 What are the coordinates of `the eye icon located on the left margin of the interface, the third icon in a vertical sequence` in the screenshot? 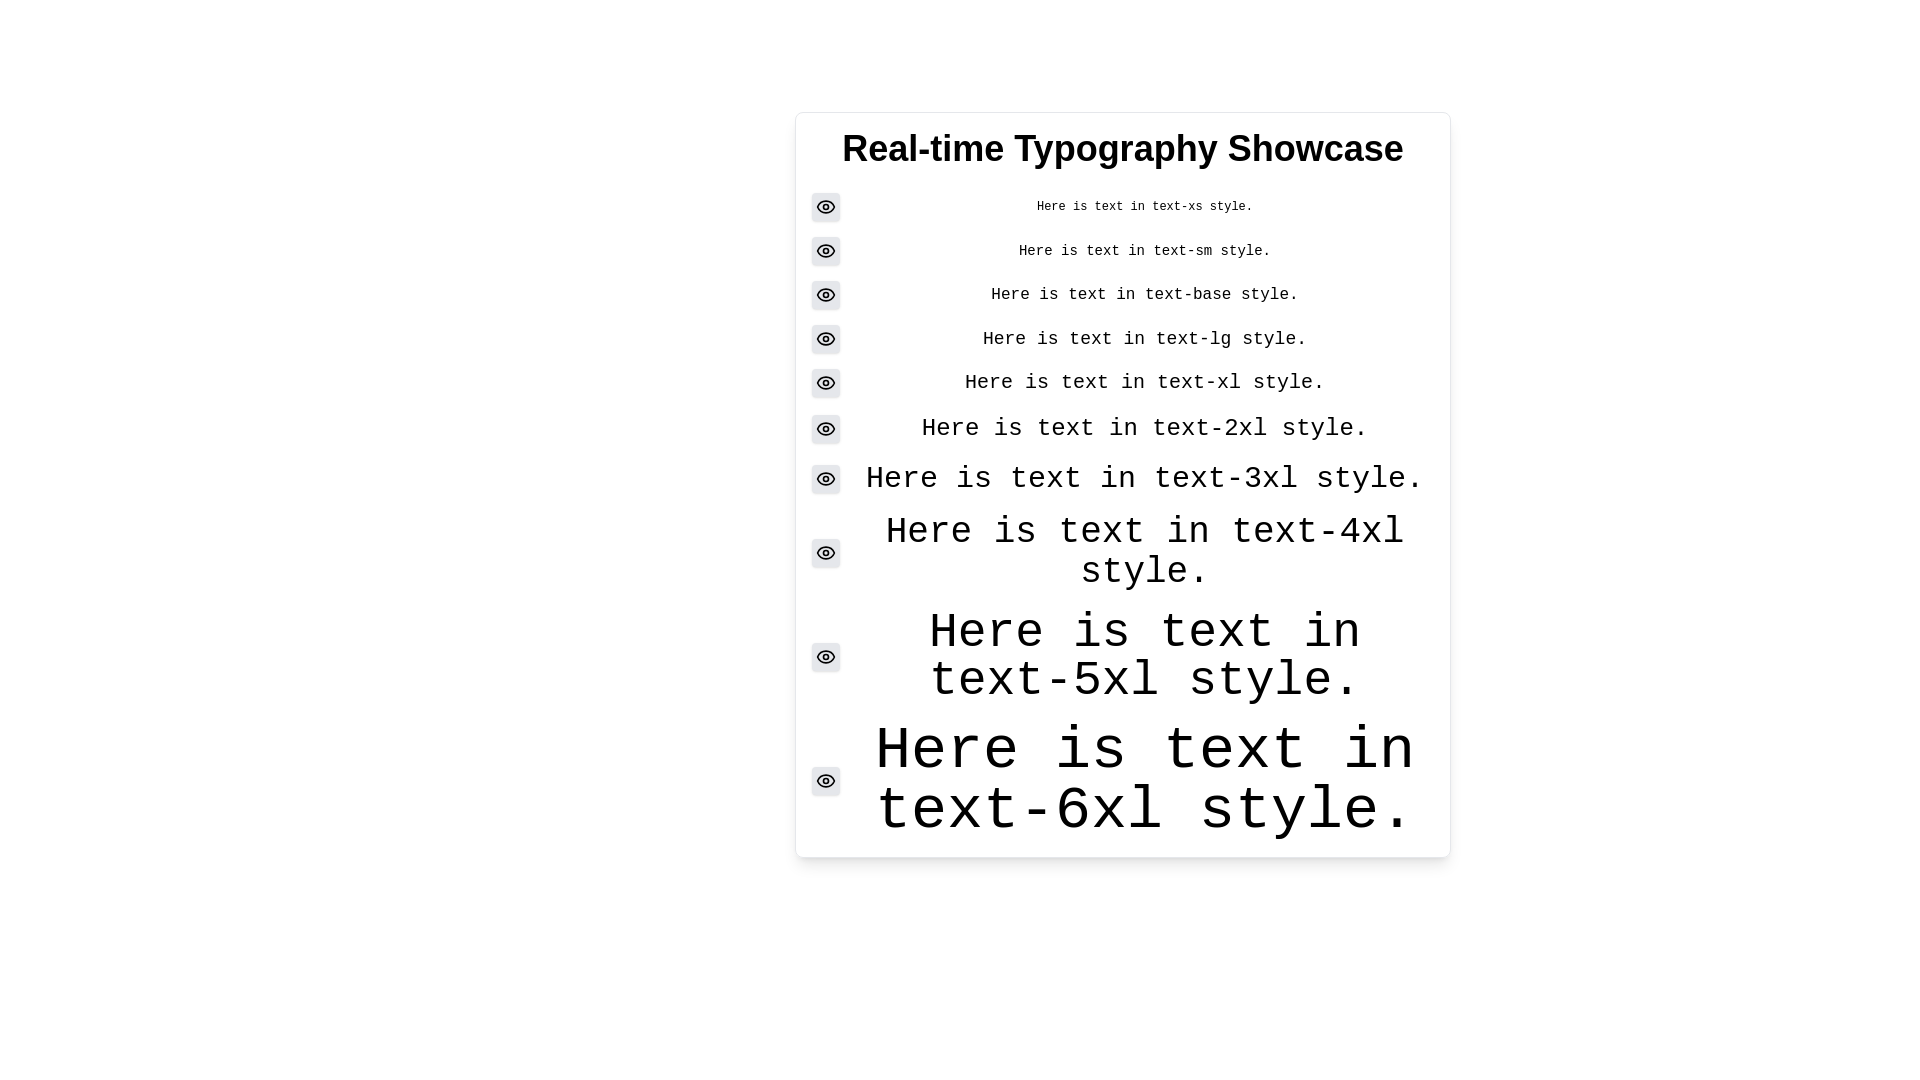 It's located at (825, 294).